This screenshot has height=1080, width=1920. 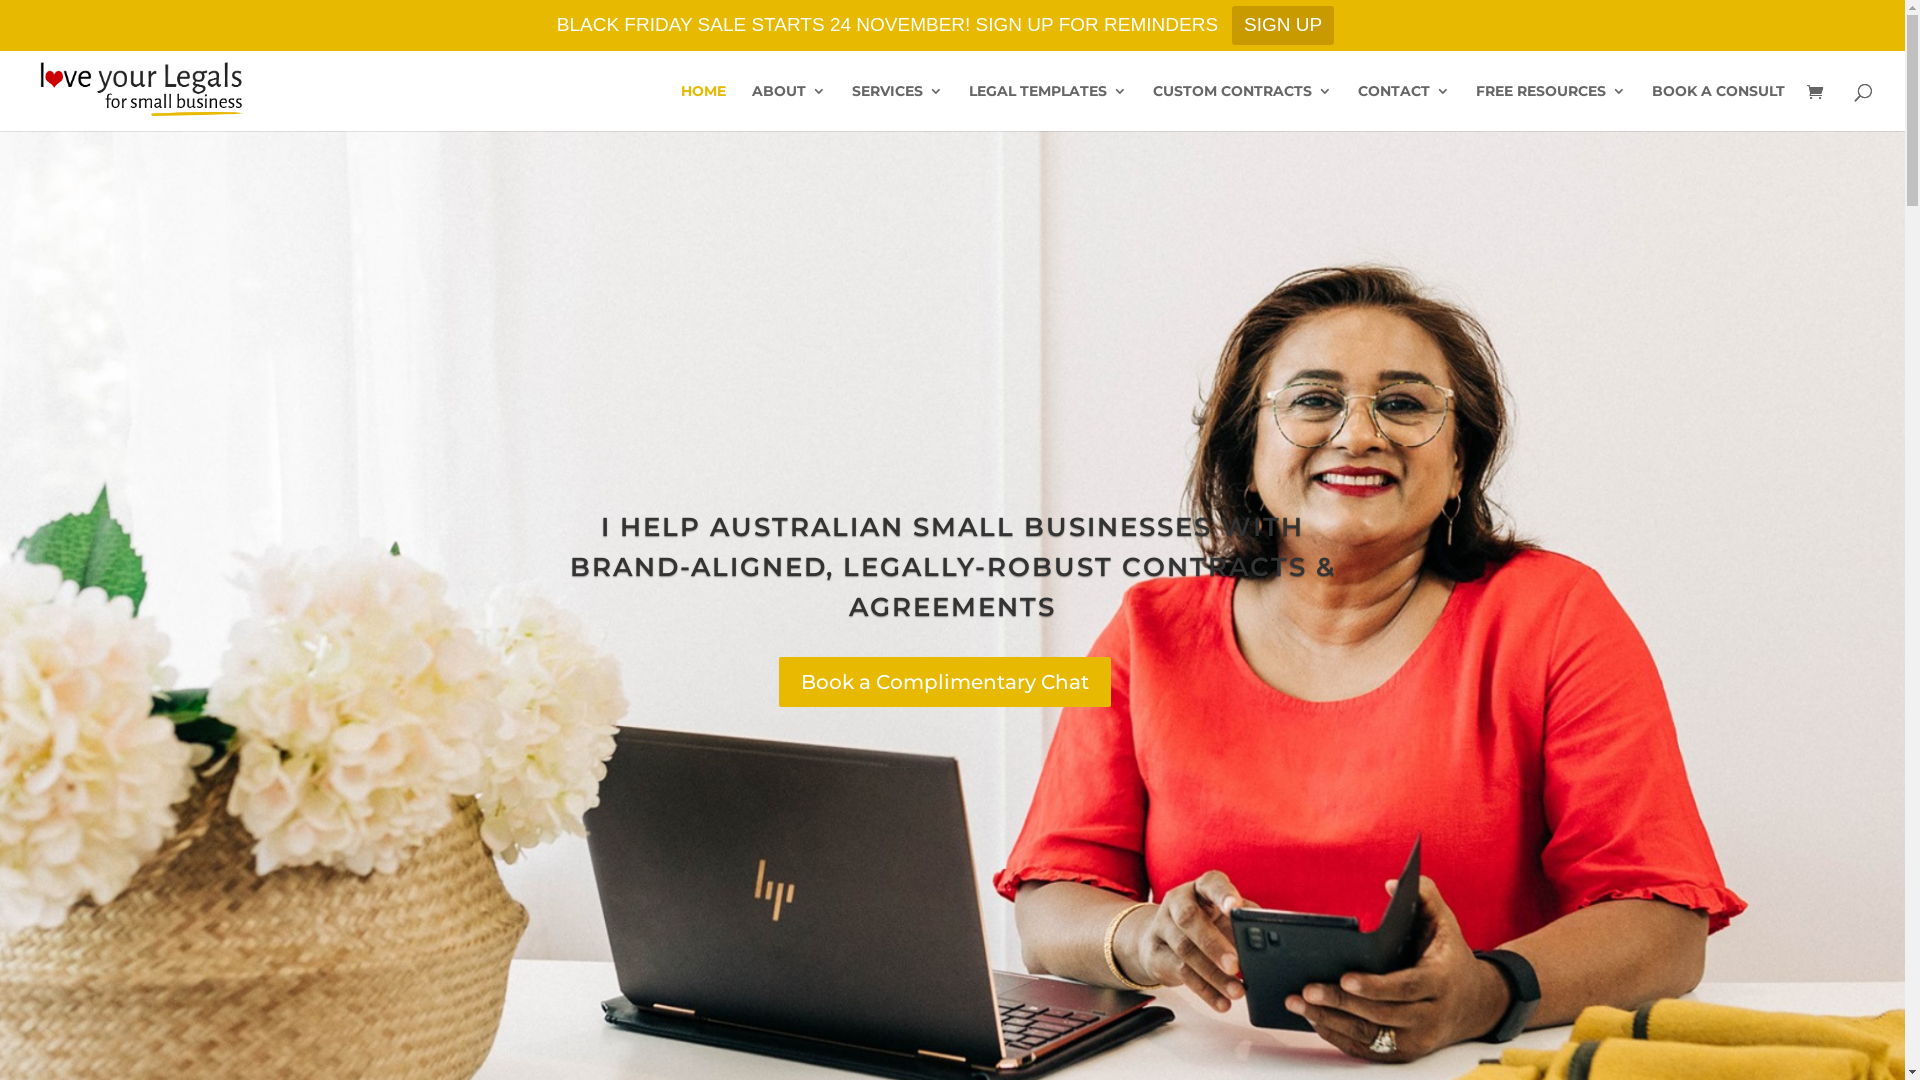 I want to click on 'HOME', so click(x=703, y=107).